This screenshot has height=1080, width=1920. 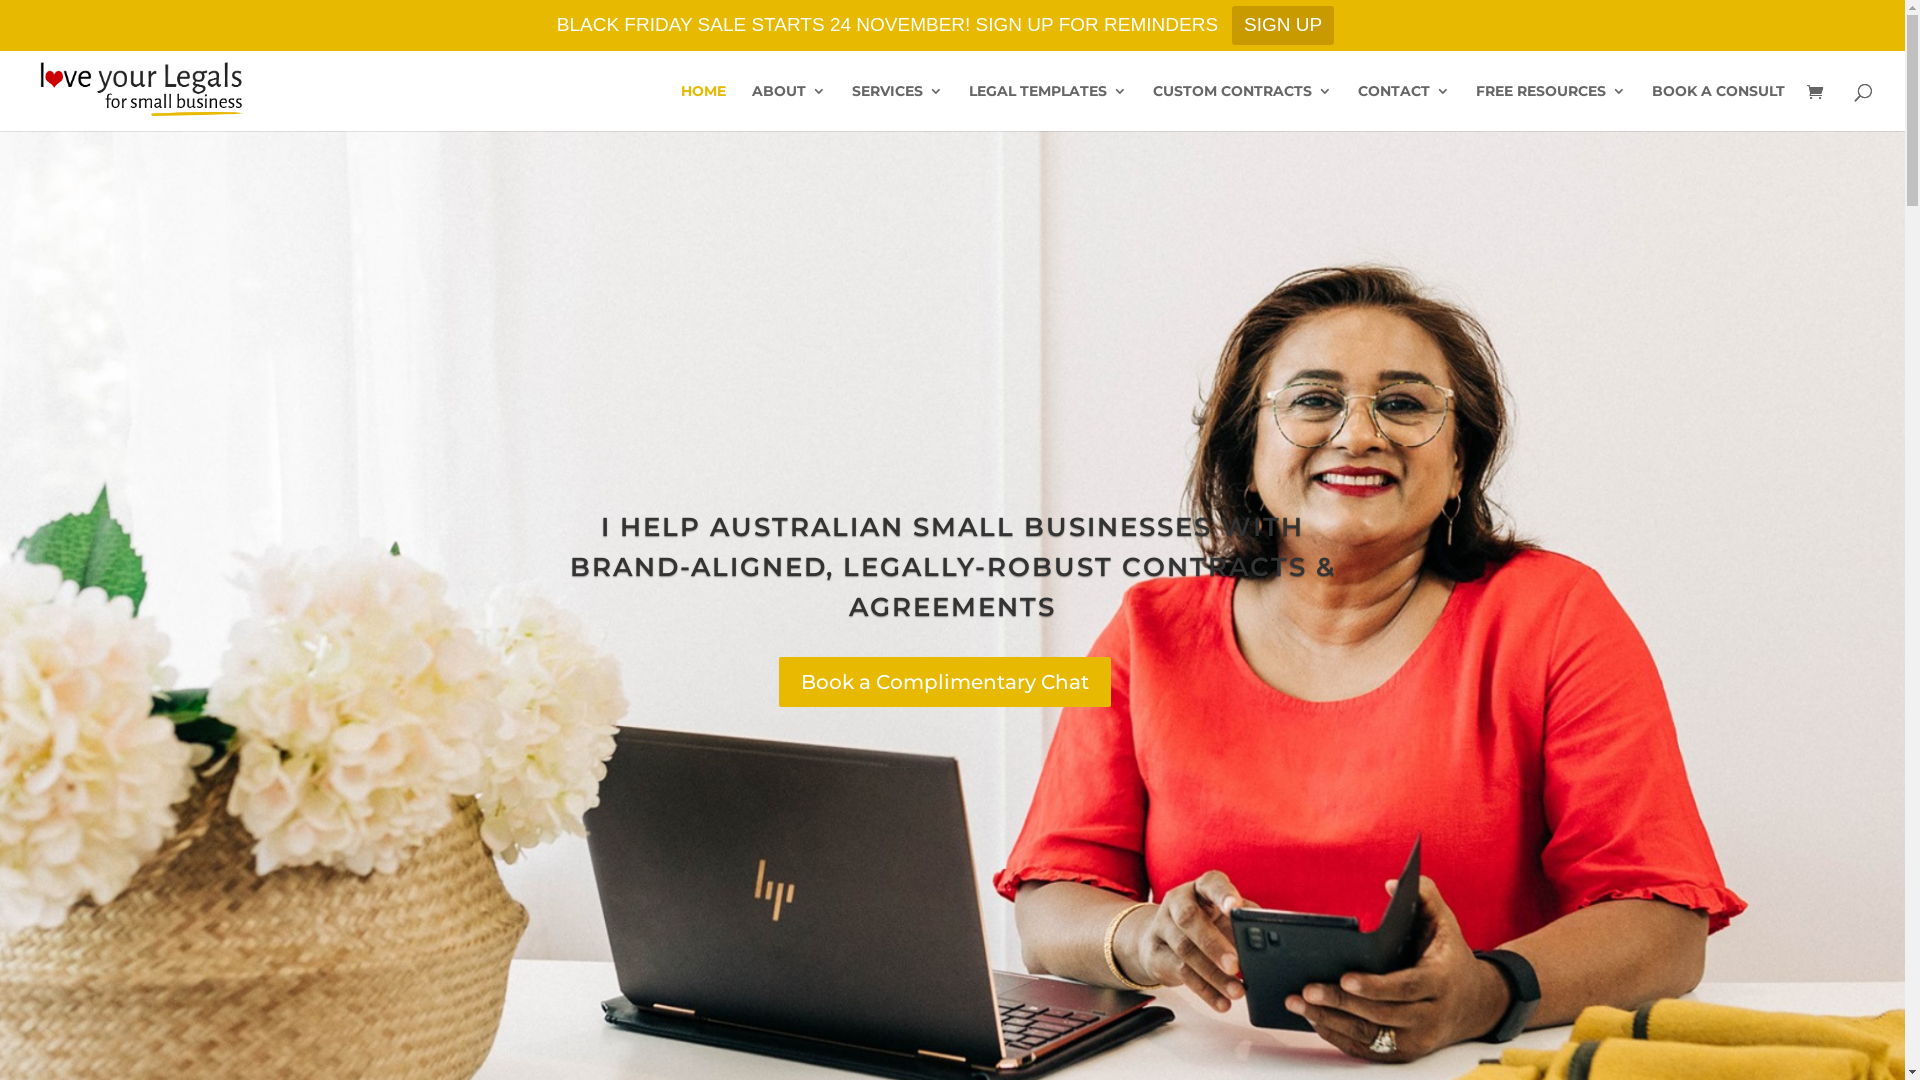 I want to click on 'HOME', so click(x=703, y=107).